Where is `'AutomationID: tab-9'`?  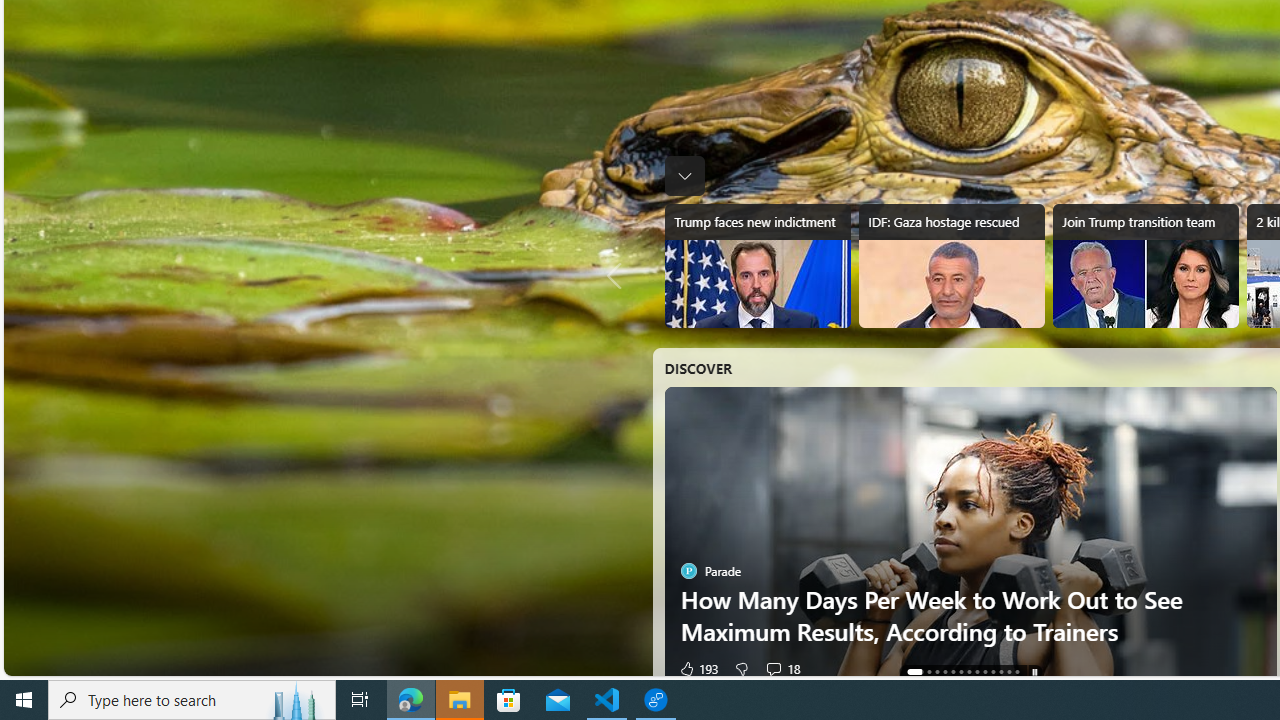
'AutomationID: tab-9' is located at coordinates (993, 672).